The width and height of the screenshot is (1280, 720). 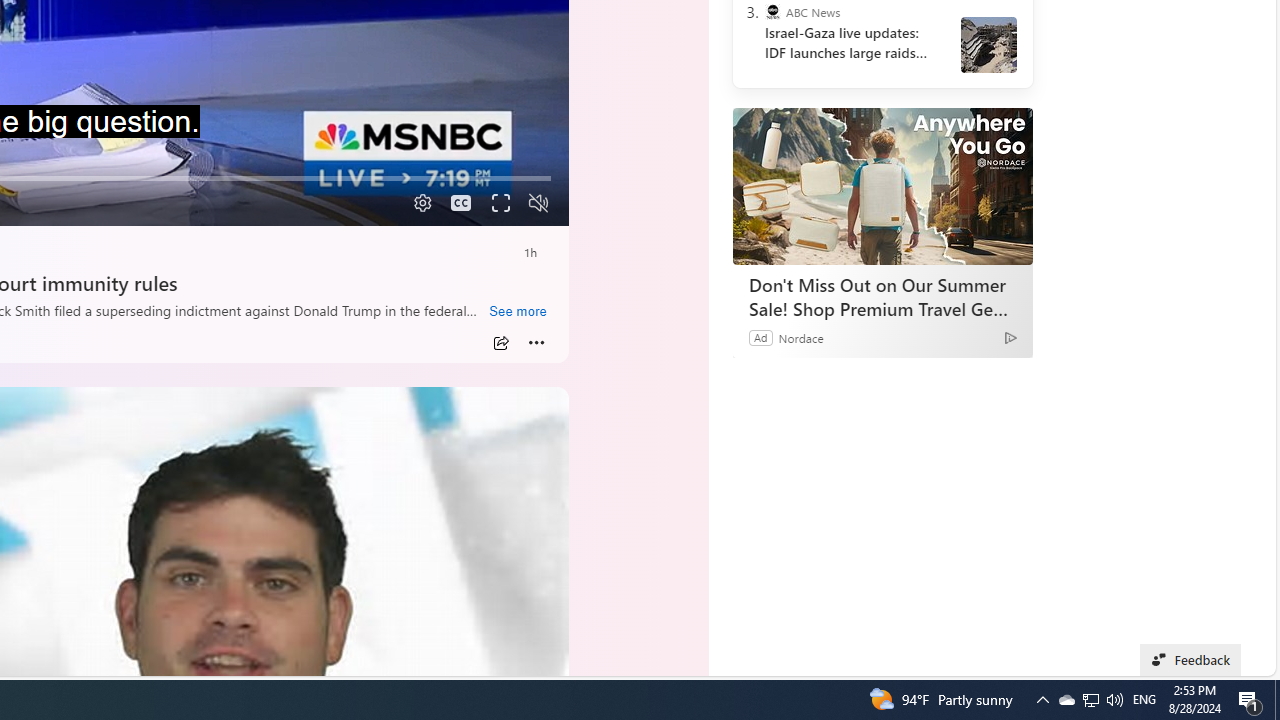 What do you see at coordinates (501, 342) in the screenshot?
I see `'Share'` at bounding box center [501, 342].